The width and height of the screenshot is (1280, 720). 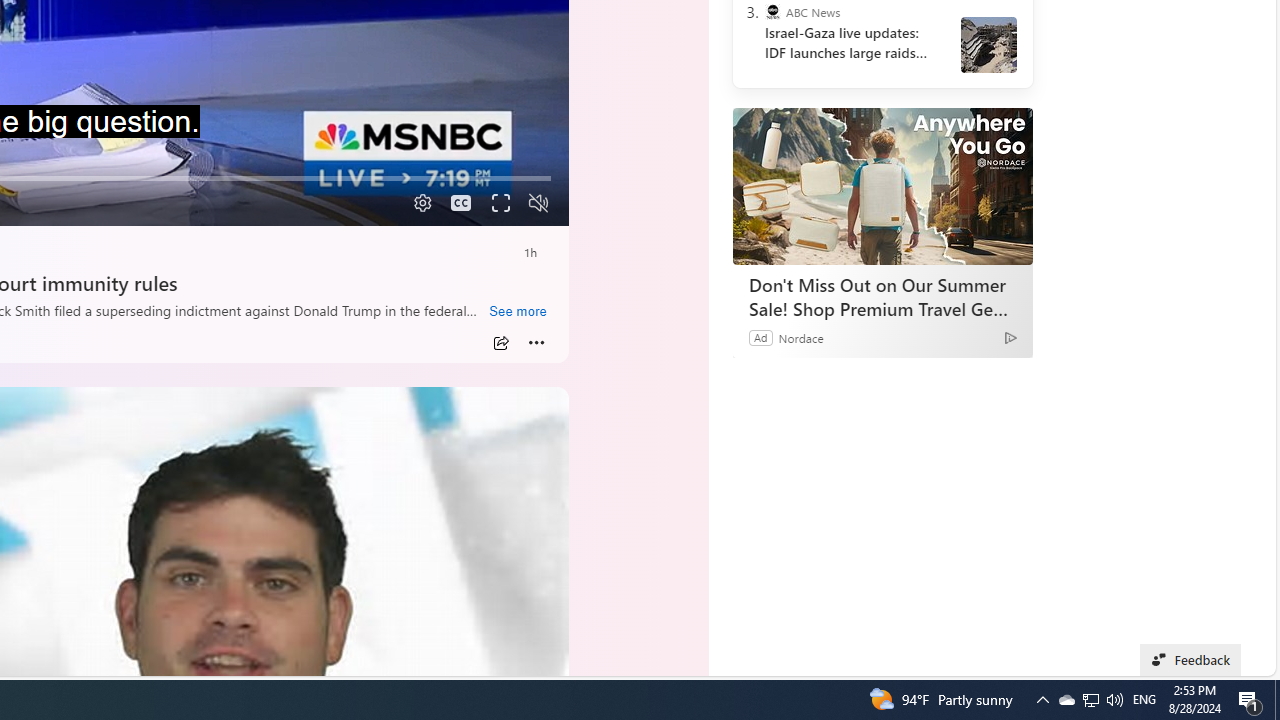 What do you see at coordinates (501, 342) in the screenshot?
I see `'Share'` at bounding box center [501, 342].